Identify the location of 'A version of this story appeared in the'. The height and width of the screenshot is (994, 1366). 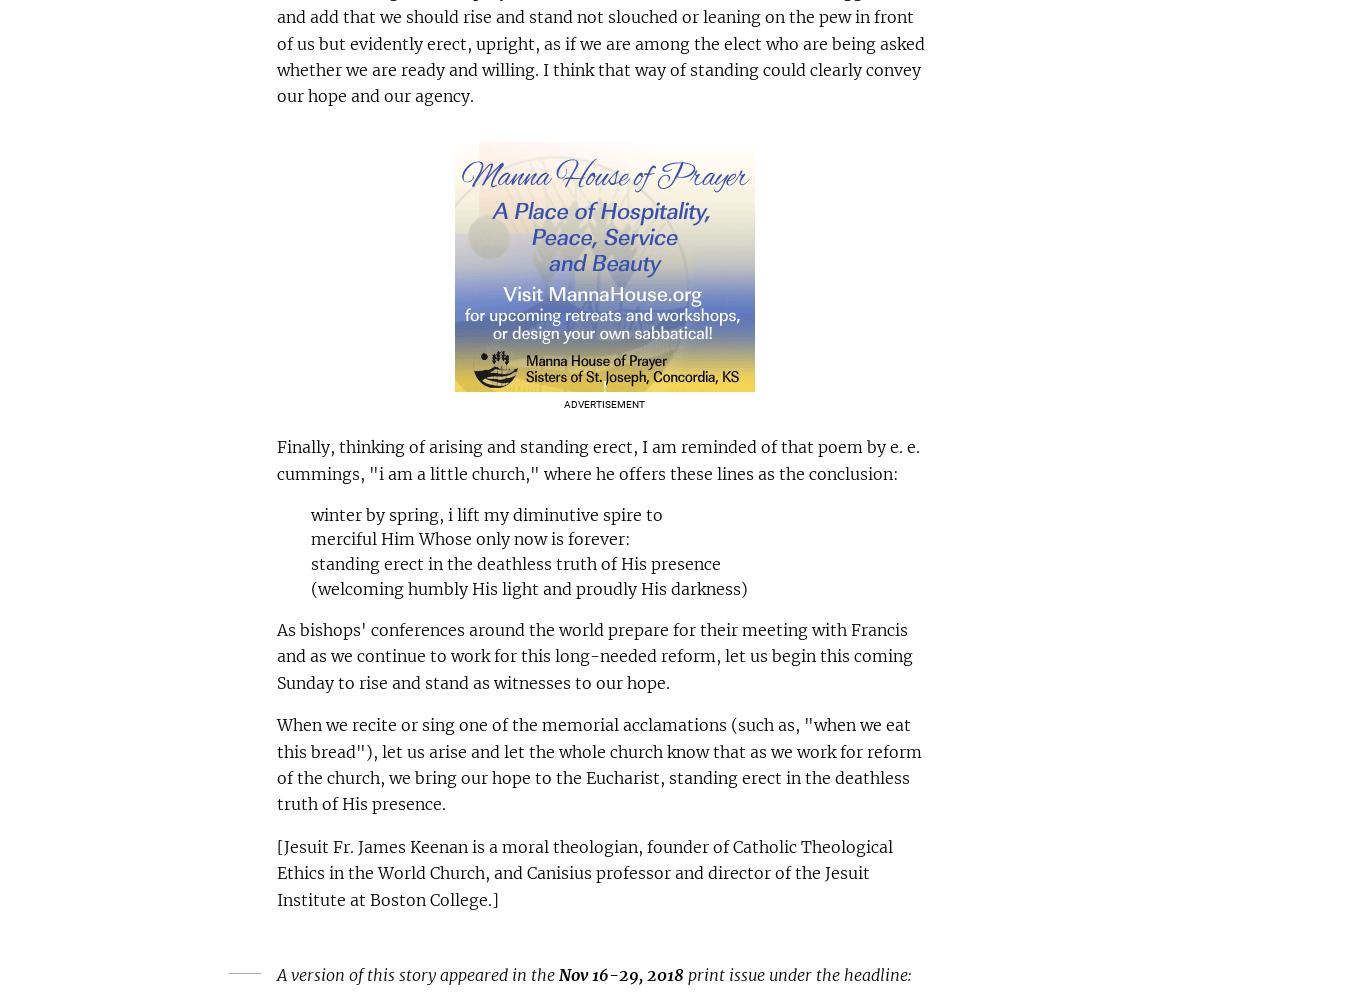
(416, 973).